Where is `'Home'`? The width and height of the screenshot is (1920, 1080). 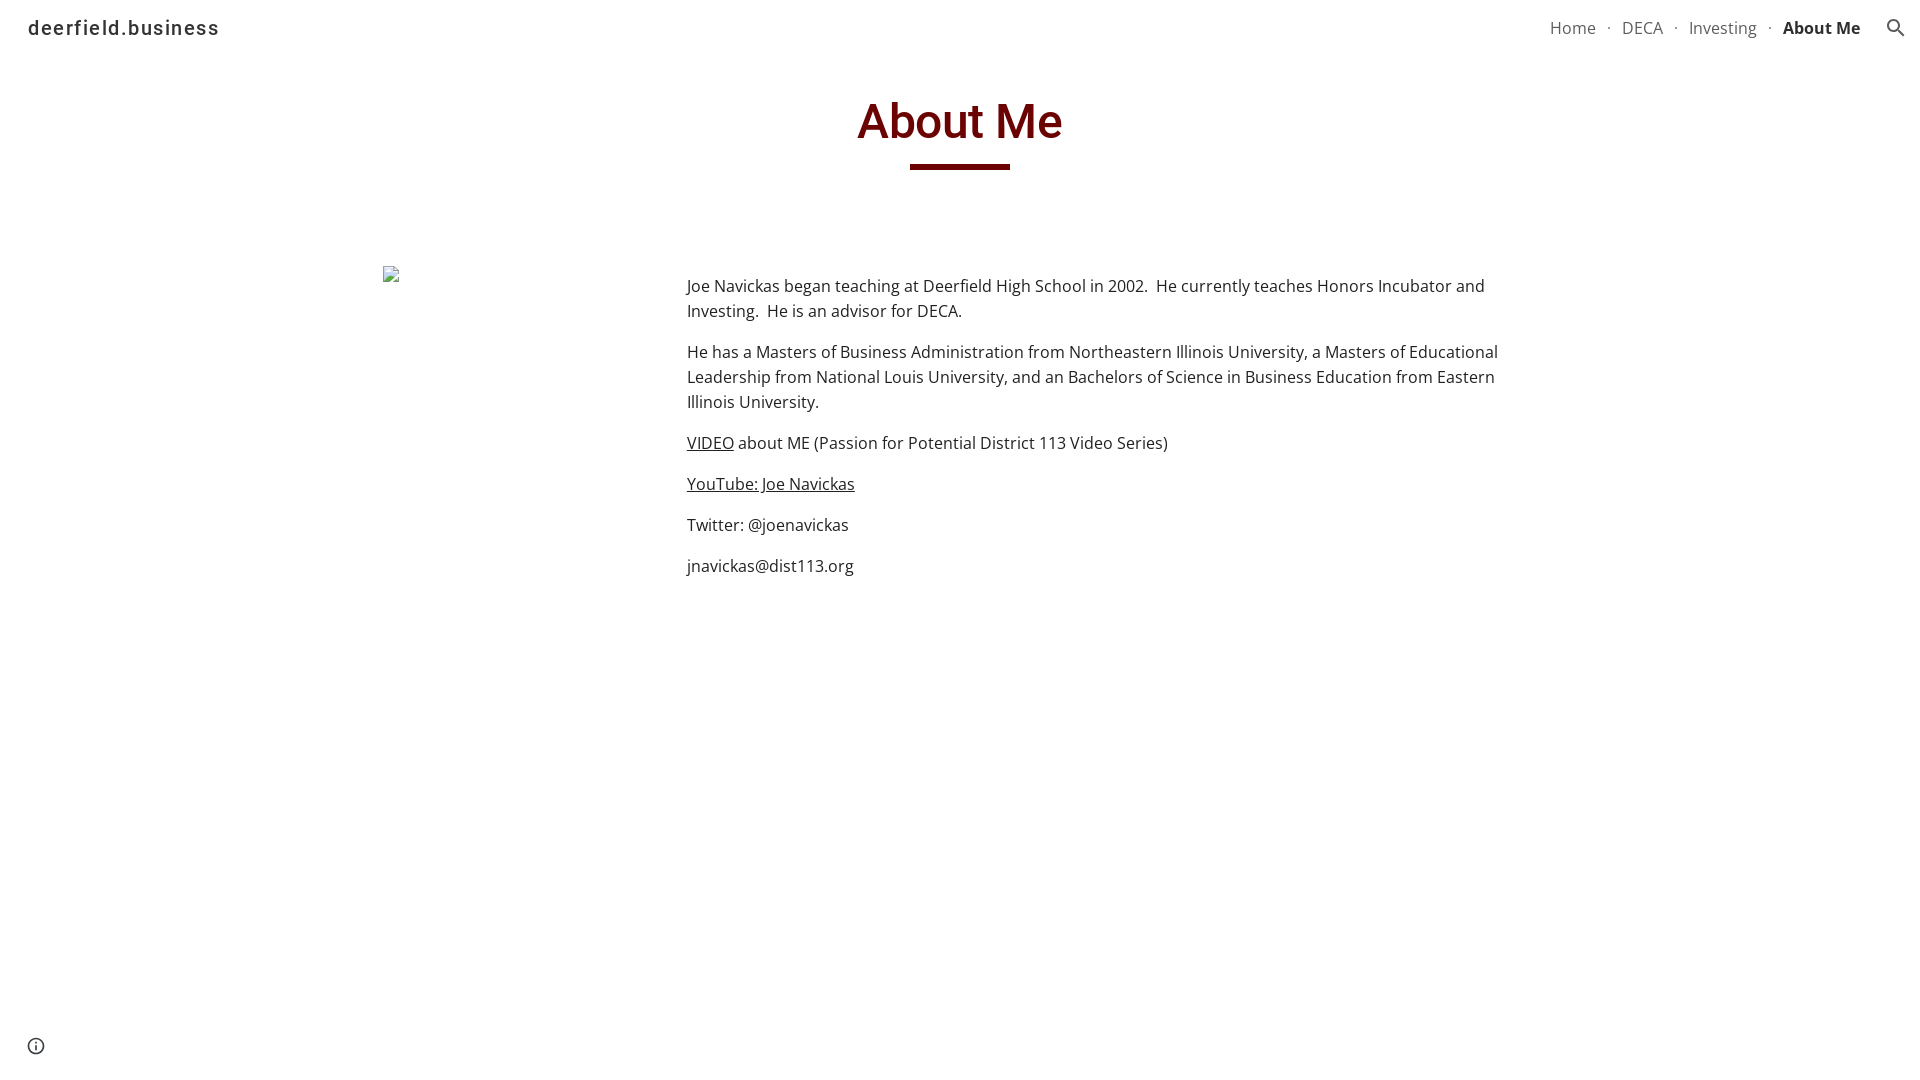 'Home' is located at coordinates (1572, 27).